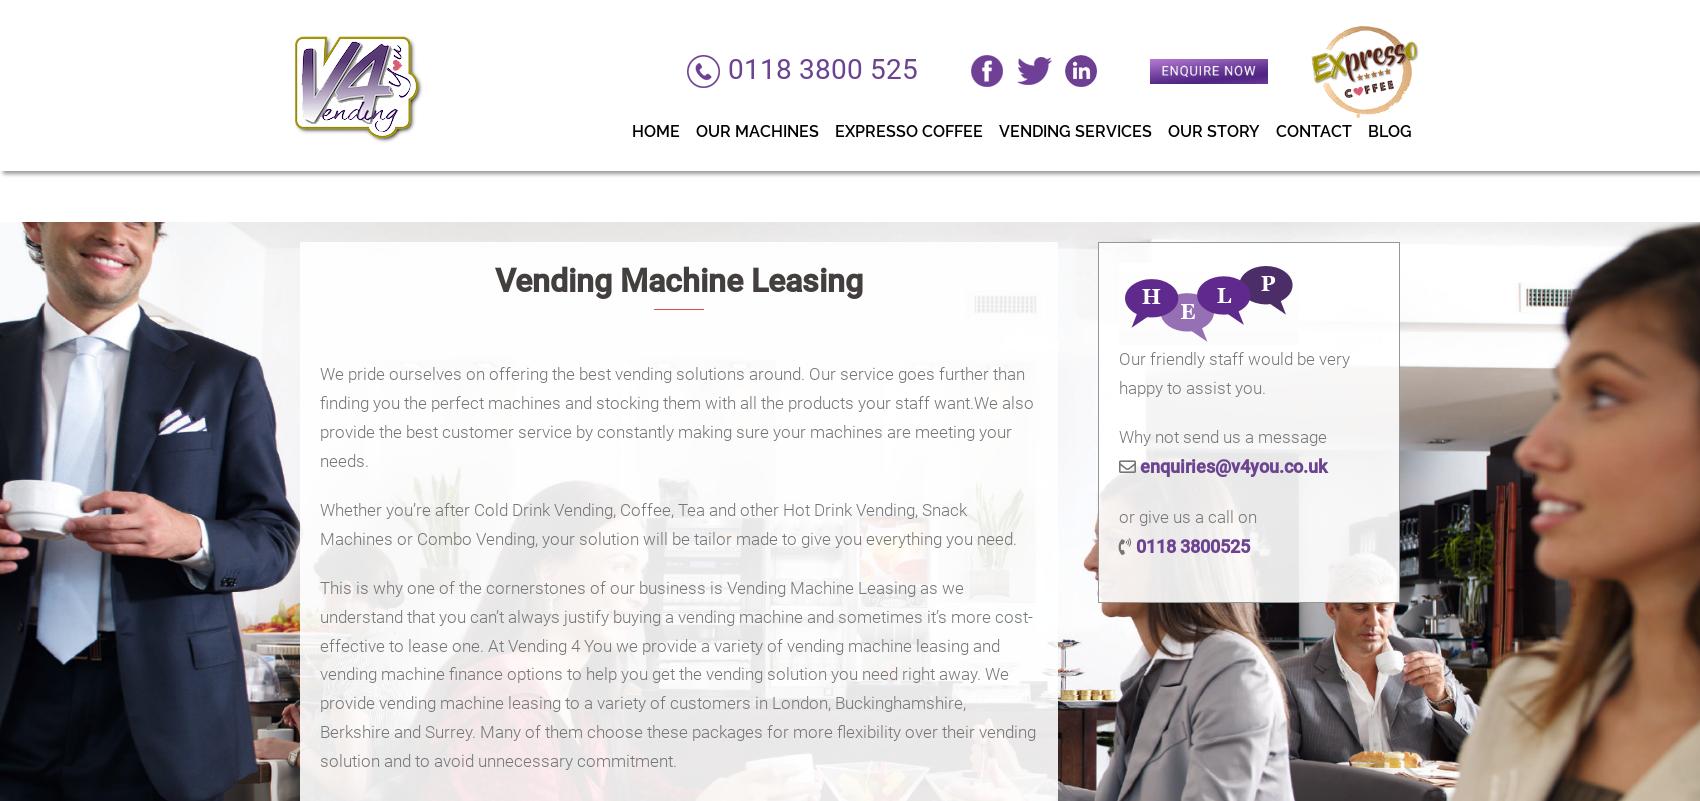  What do you see at coordinates (843, 73) in the screenshot?
I see `'0118 3800 525'` at bounding box center [843, 73].